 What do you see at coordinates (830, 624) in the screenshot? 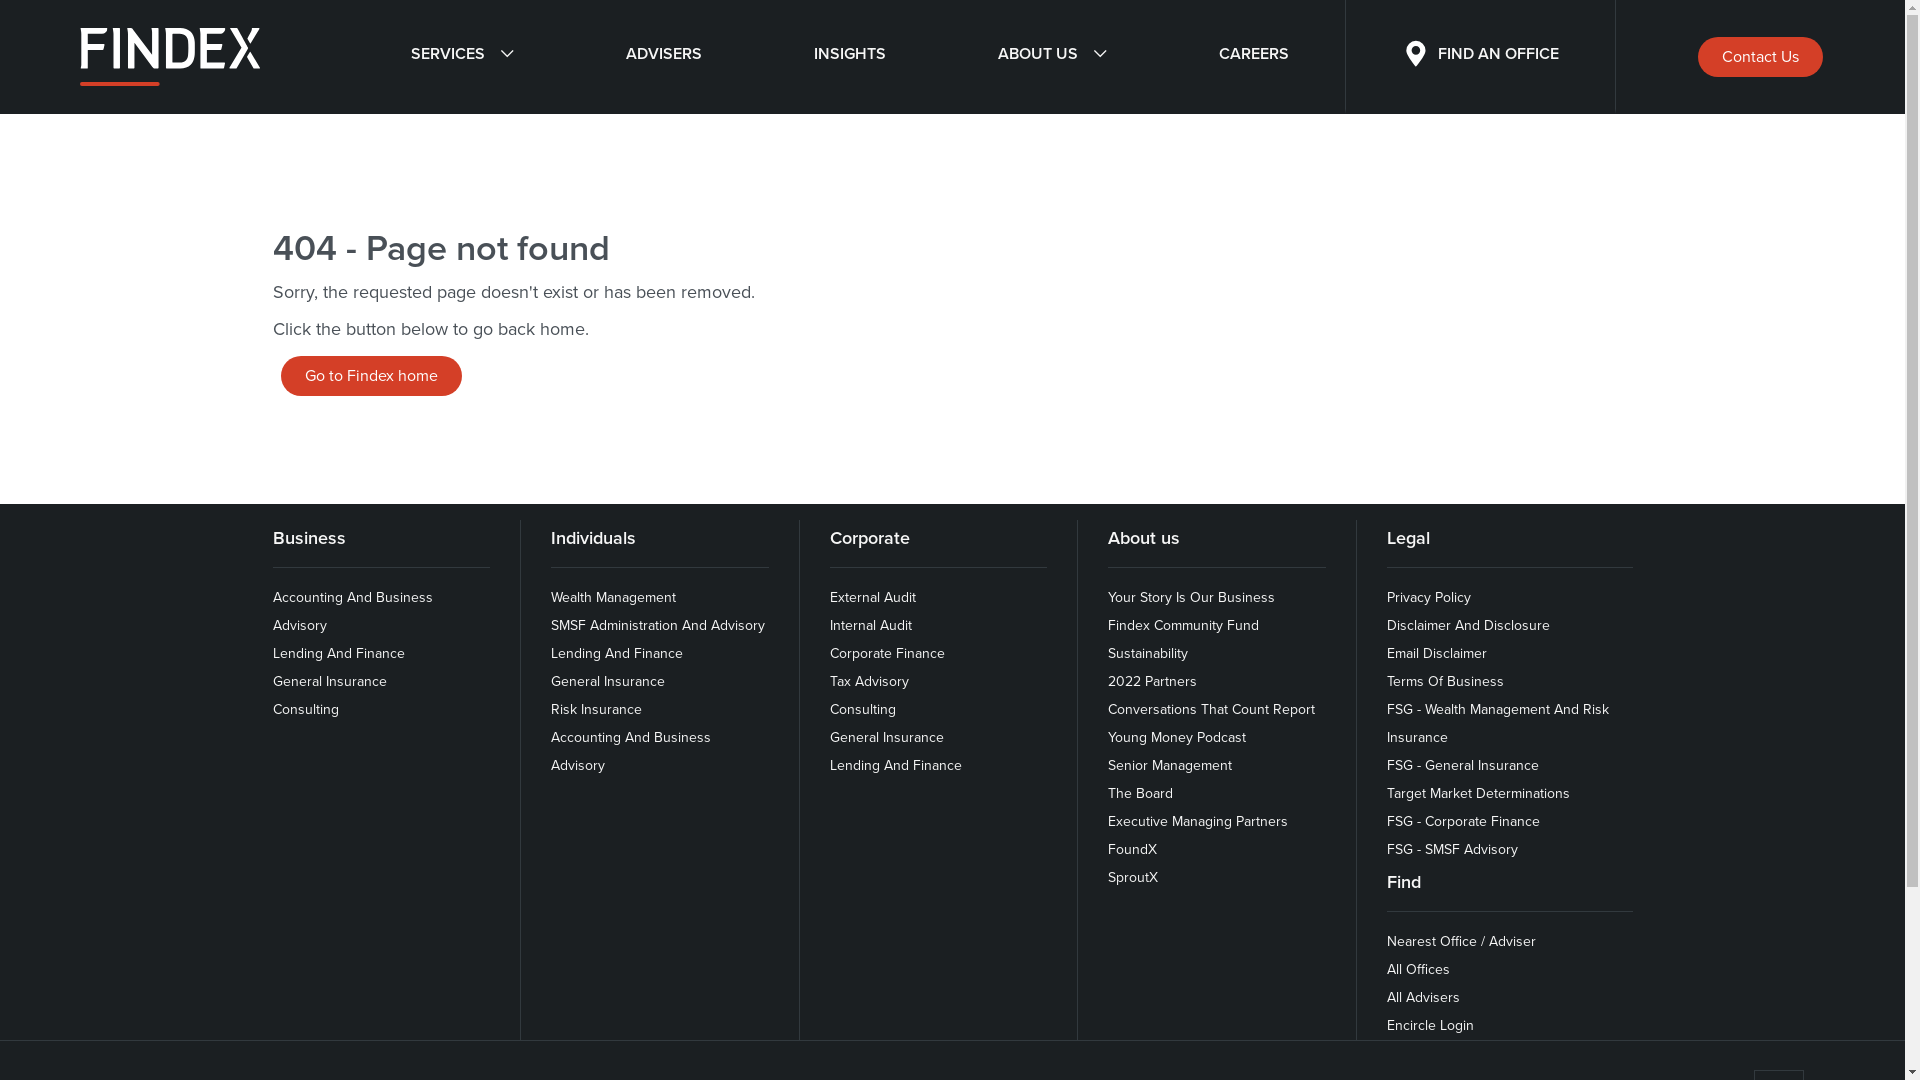
I see `'Internal Audit'` at bounding box center [830, 624].